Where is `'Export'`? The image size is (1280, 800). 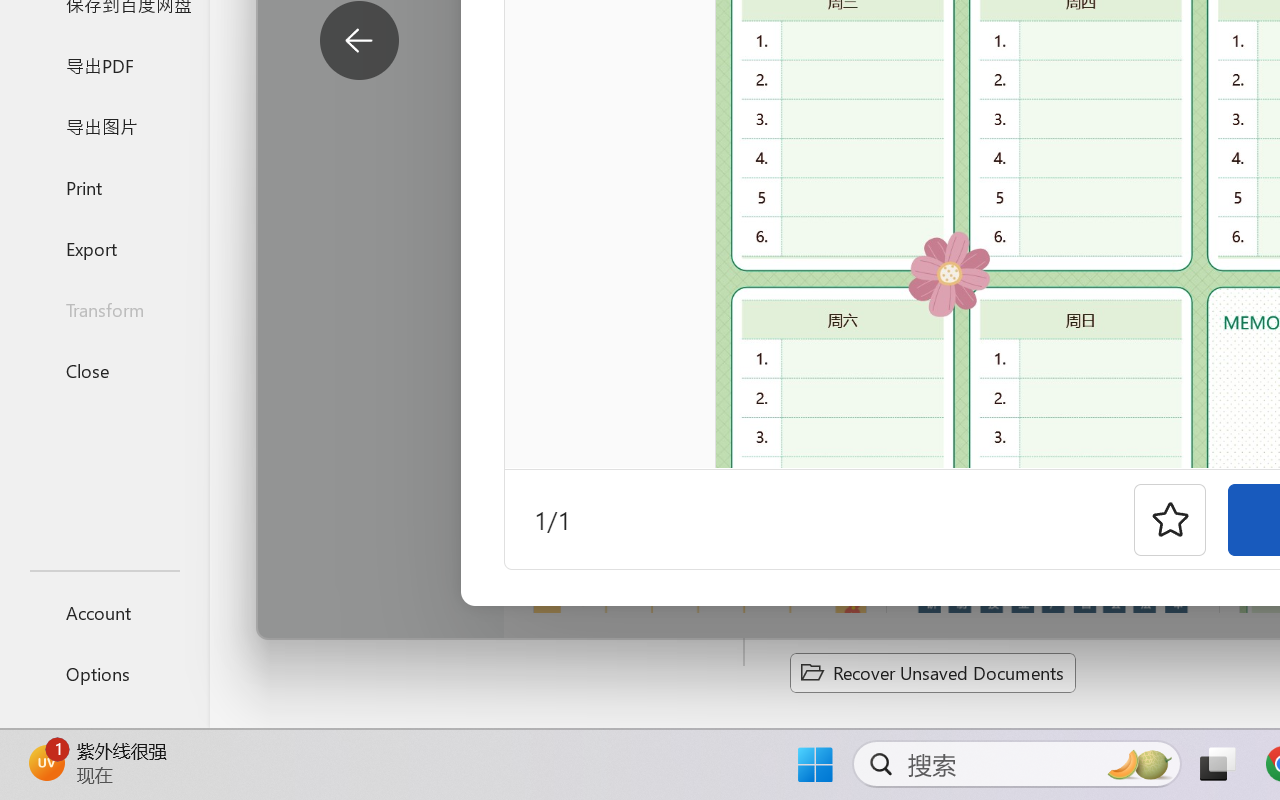 'Export' is located at coordinates (103, 247).